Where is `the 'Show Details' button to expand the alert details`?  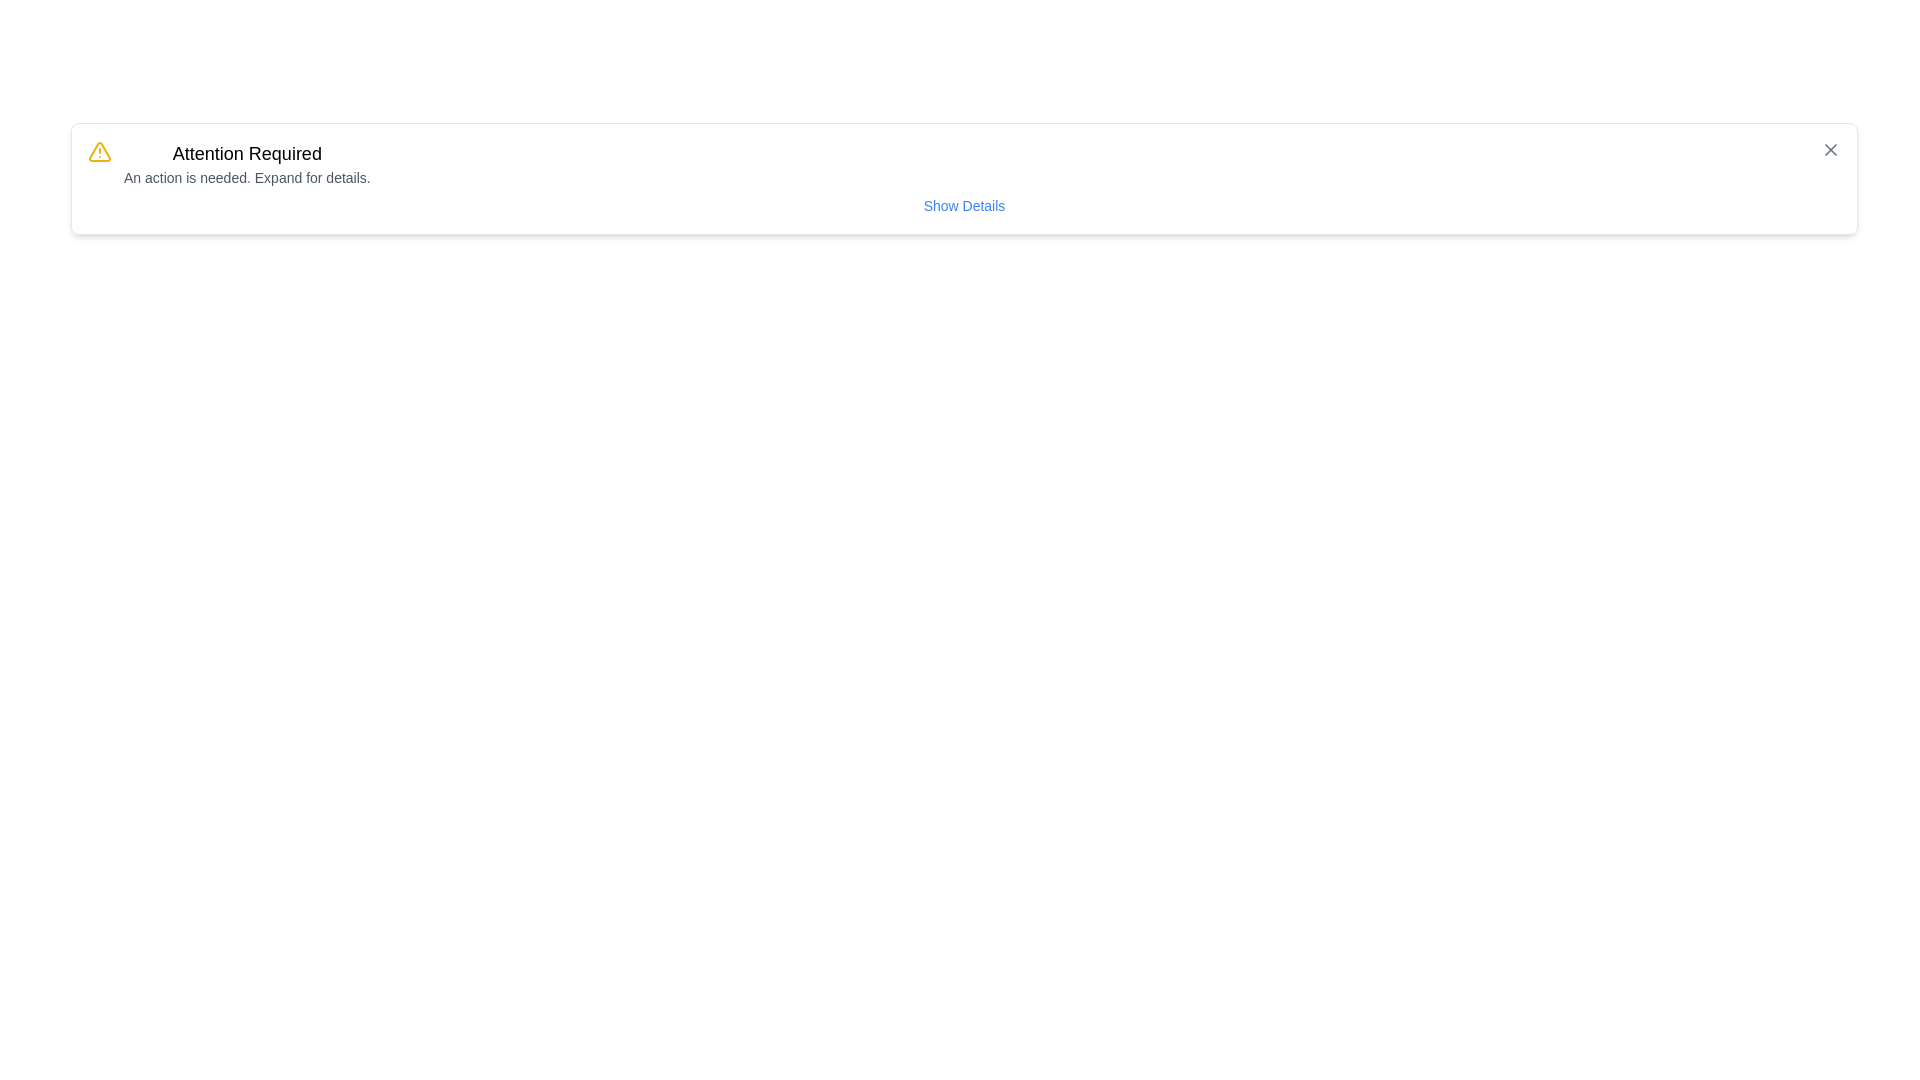 the 'Show Details' button to expand the alert details is located at coordinates (964, 205).